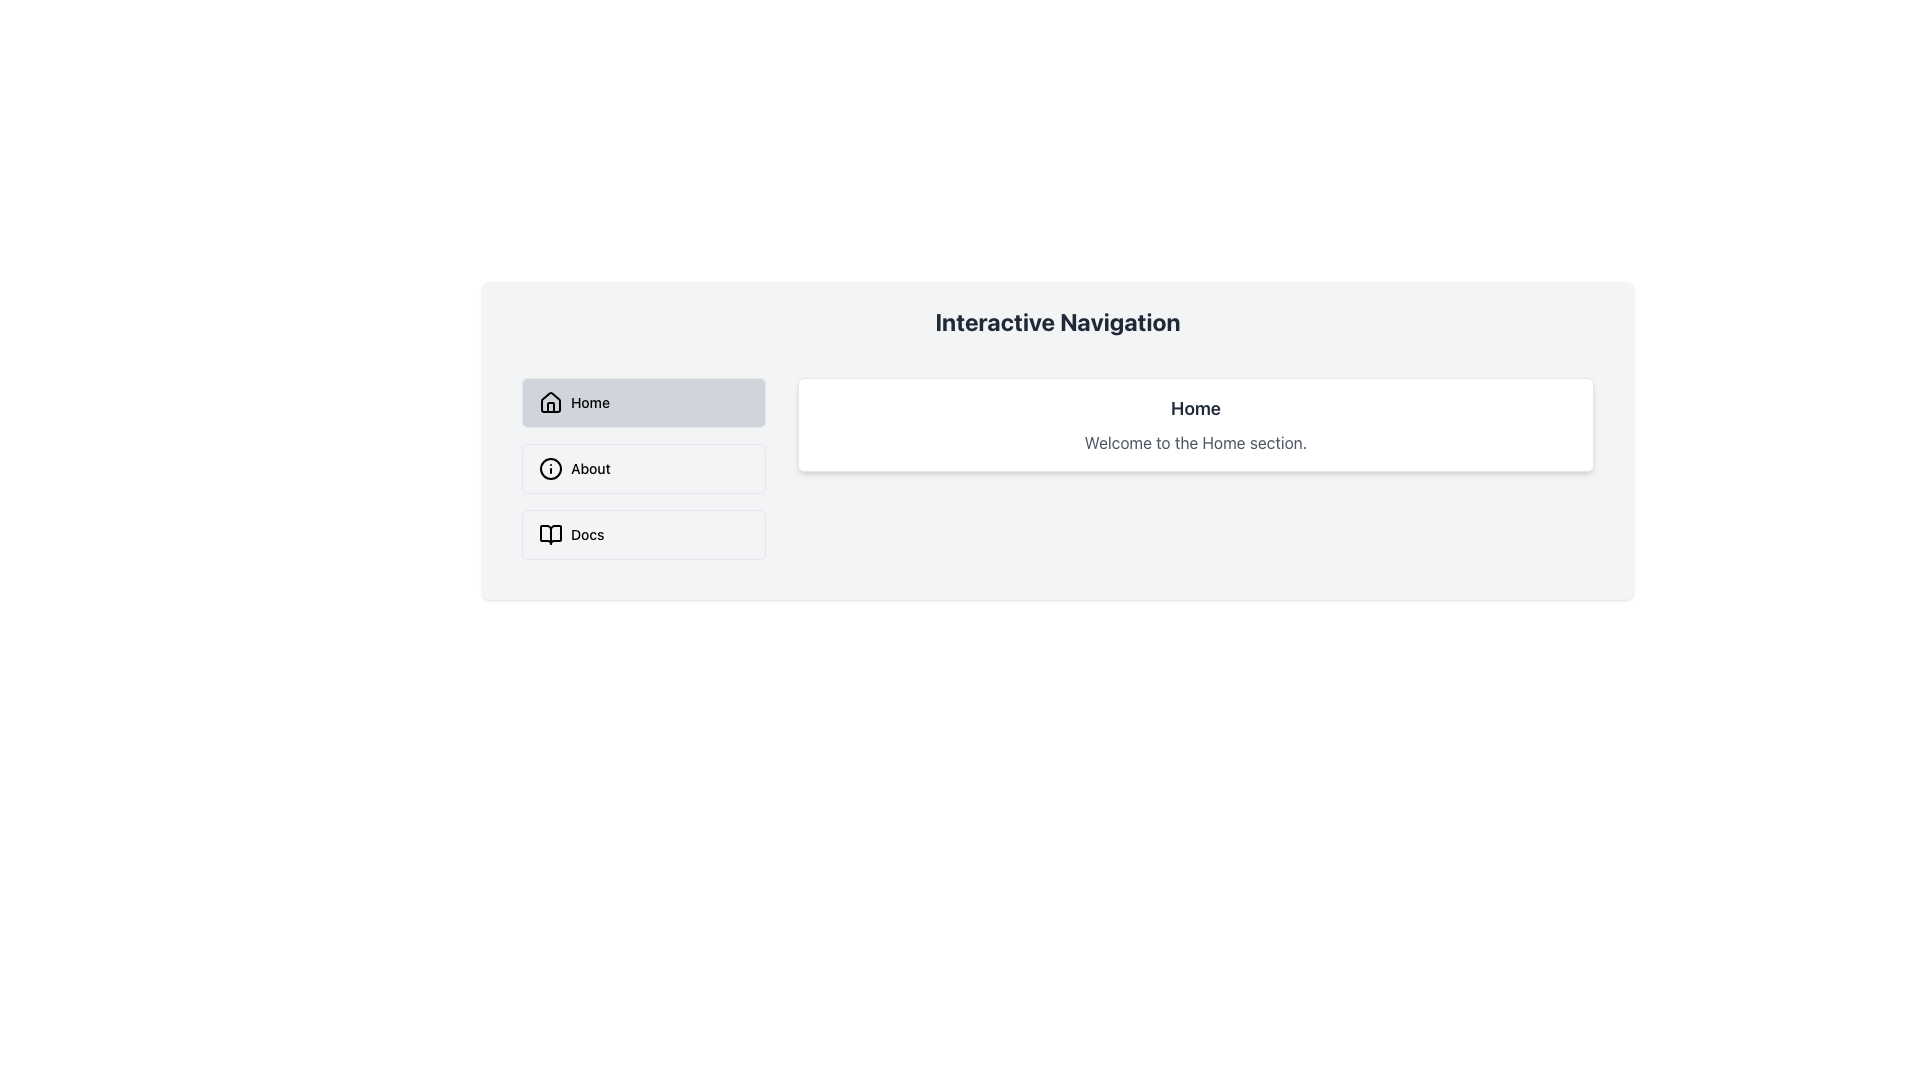  I want to click on the Icon representing the 'About' menu item in the left sidebar navigation, so click(551, 469).